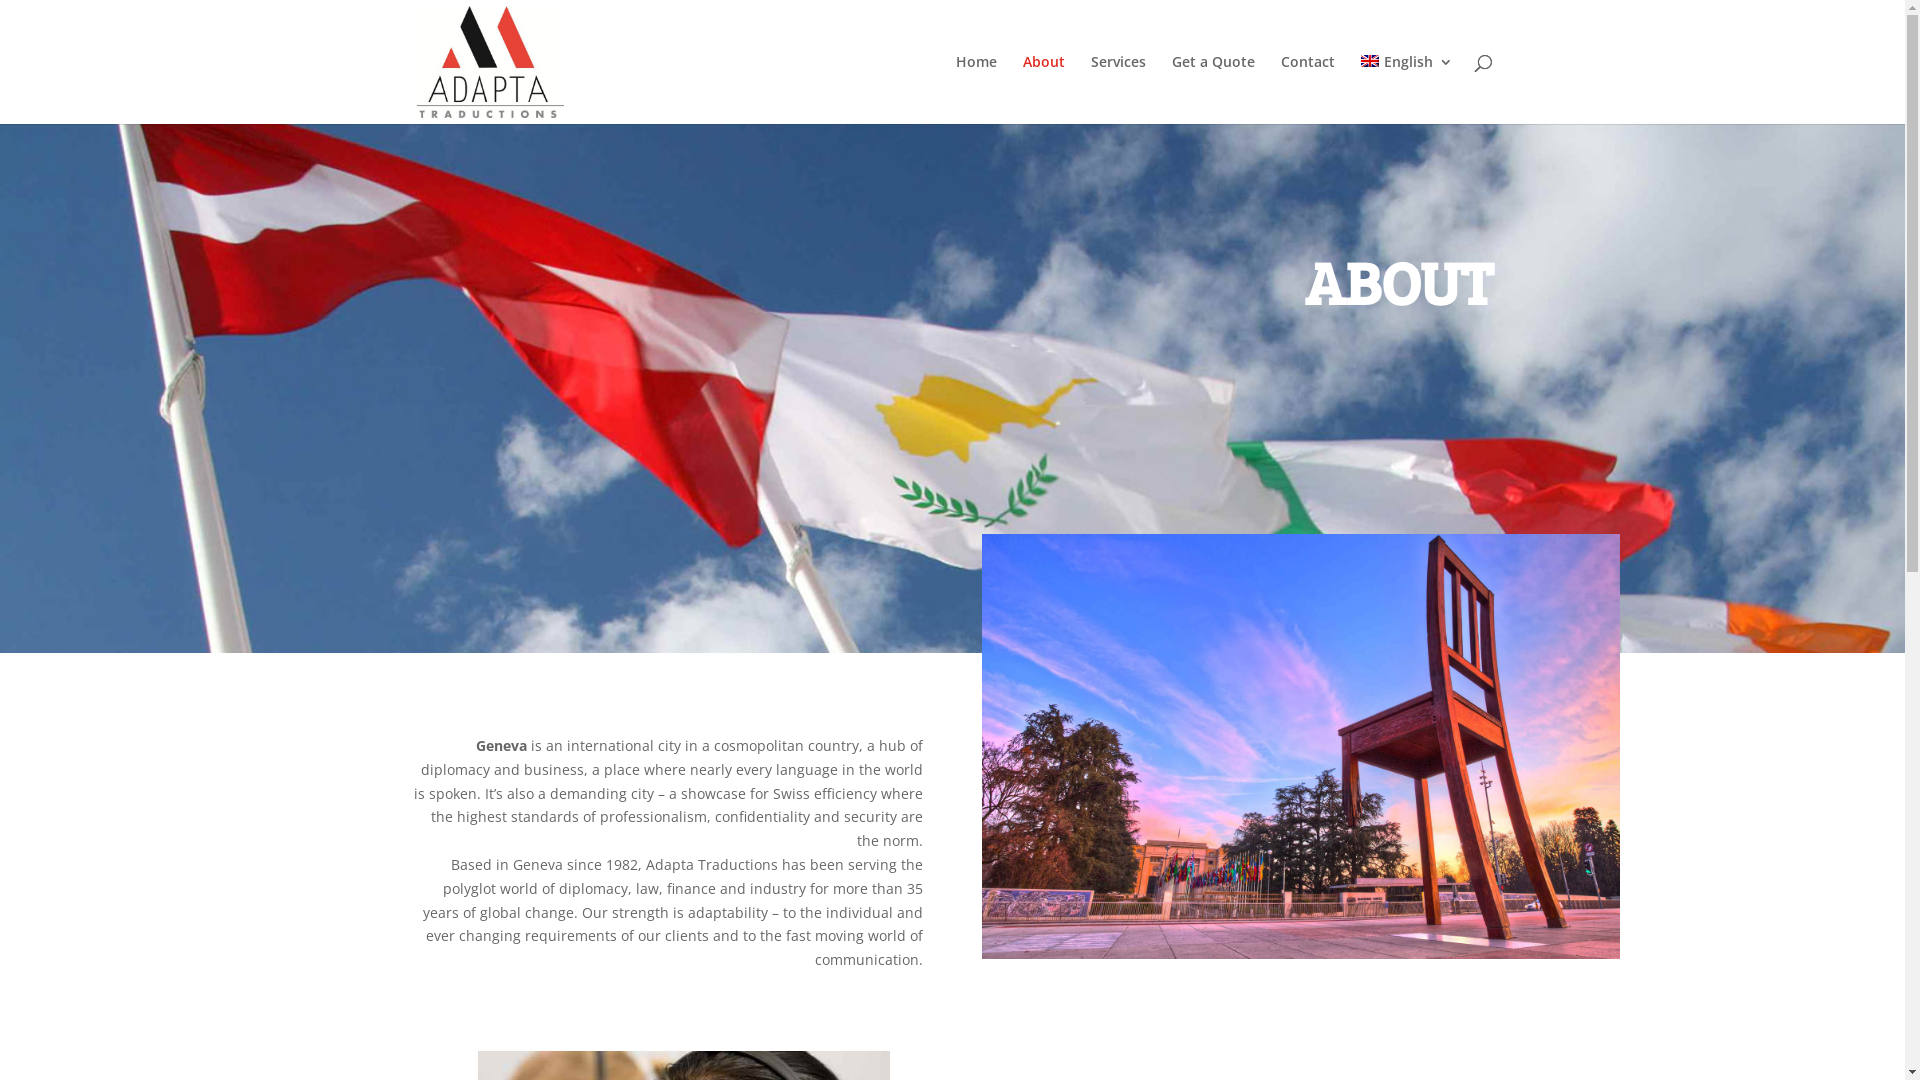 The height and width of the screenshot is (1080, 1920). What do you see at coordinates (1212, 88) in the screenshot?
I see `'Get a Quote'` at bounding box center [1212, 88].